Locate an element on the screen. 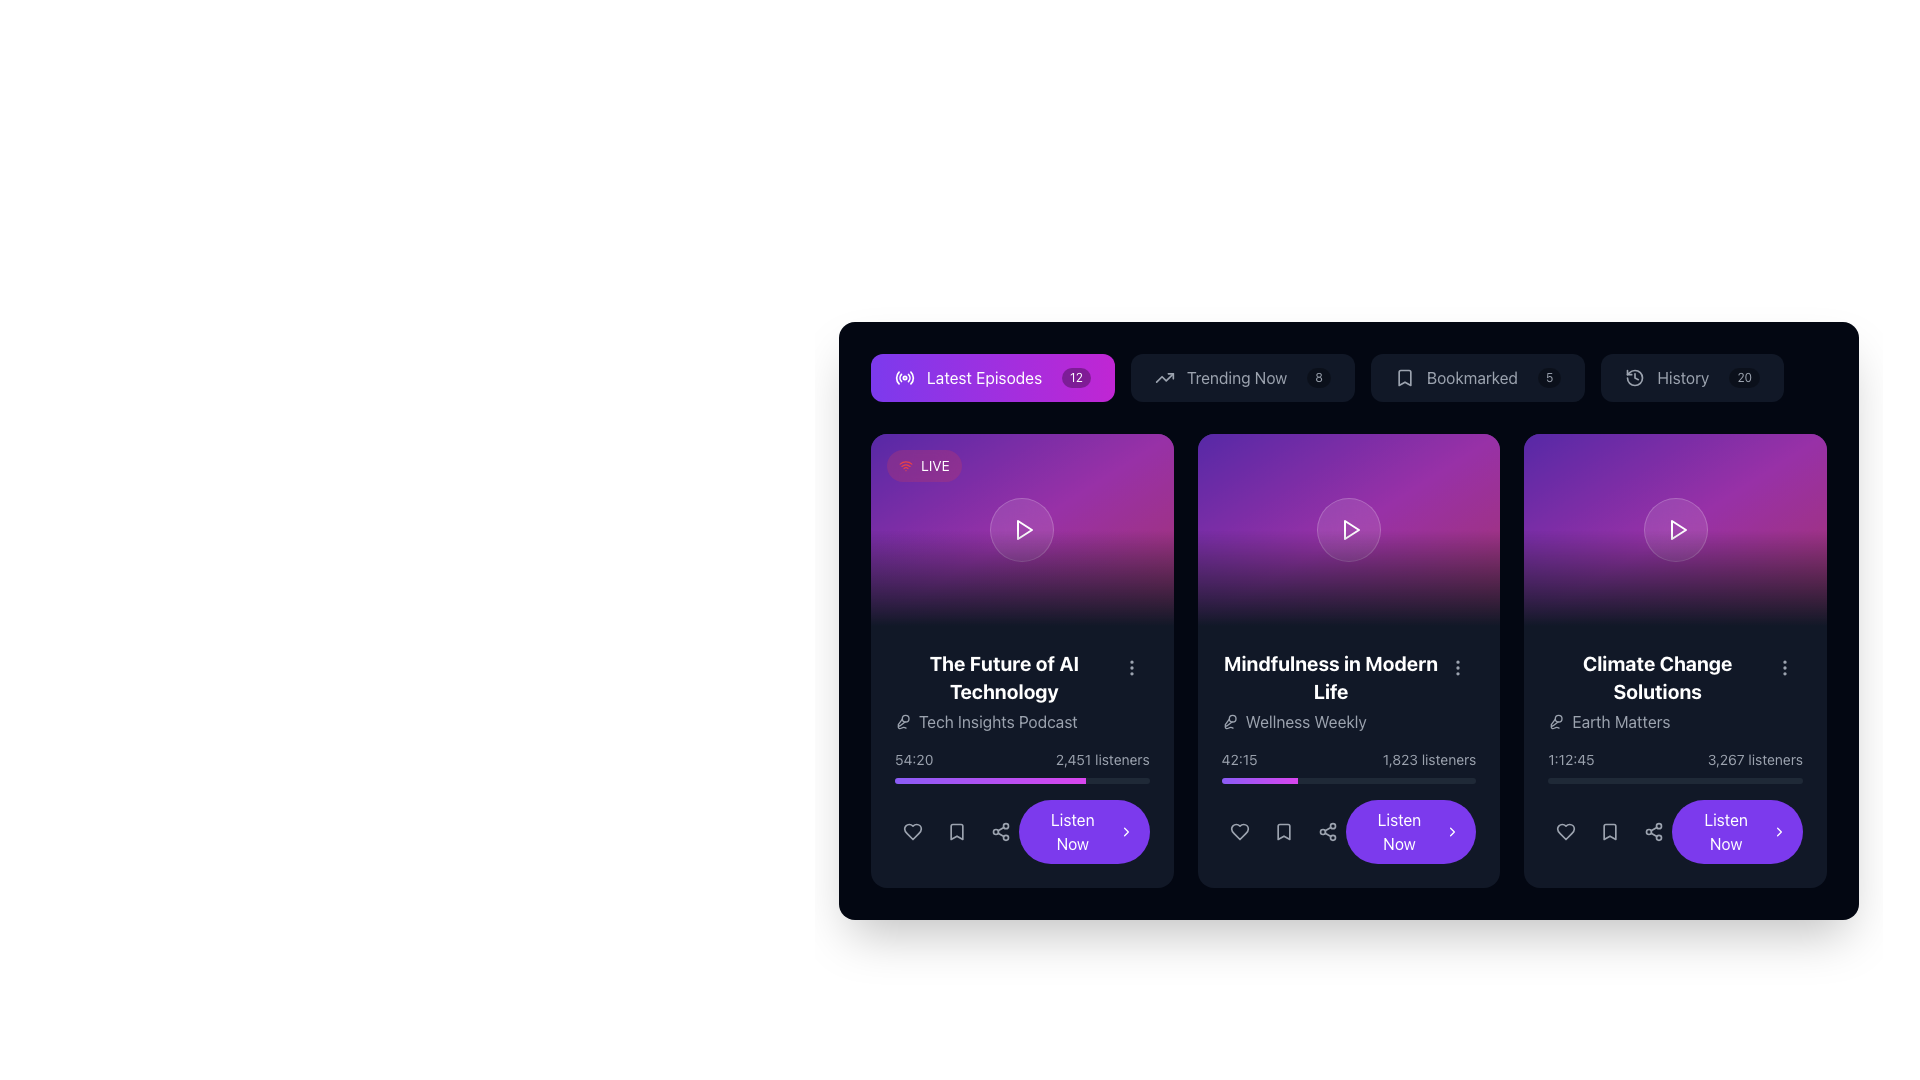 The width and height of the screenshot is (1920, 1080). the triangular-shaped play icon with a white outline, which is located in the center of a circular button with a semi-transparent dark background is located at coordinates (1023, 528).